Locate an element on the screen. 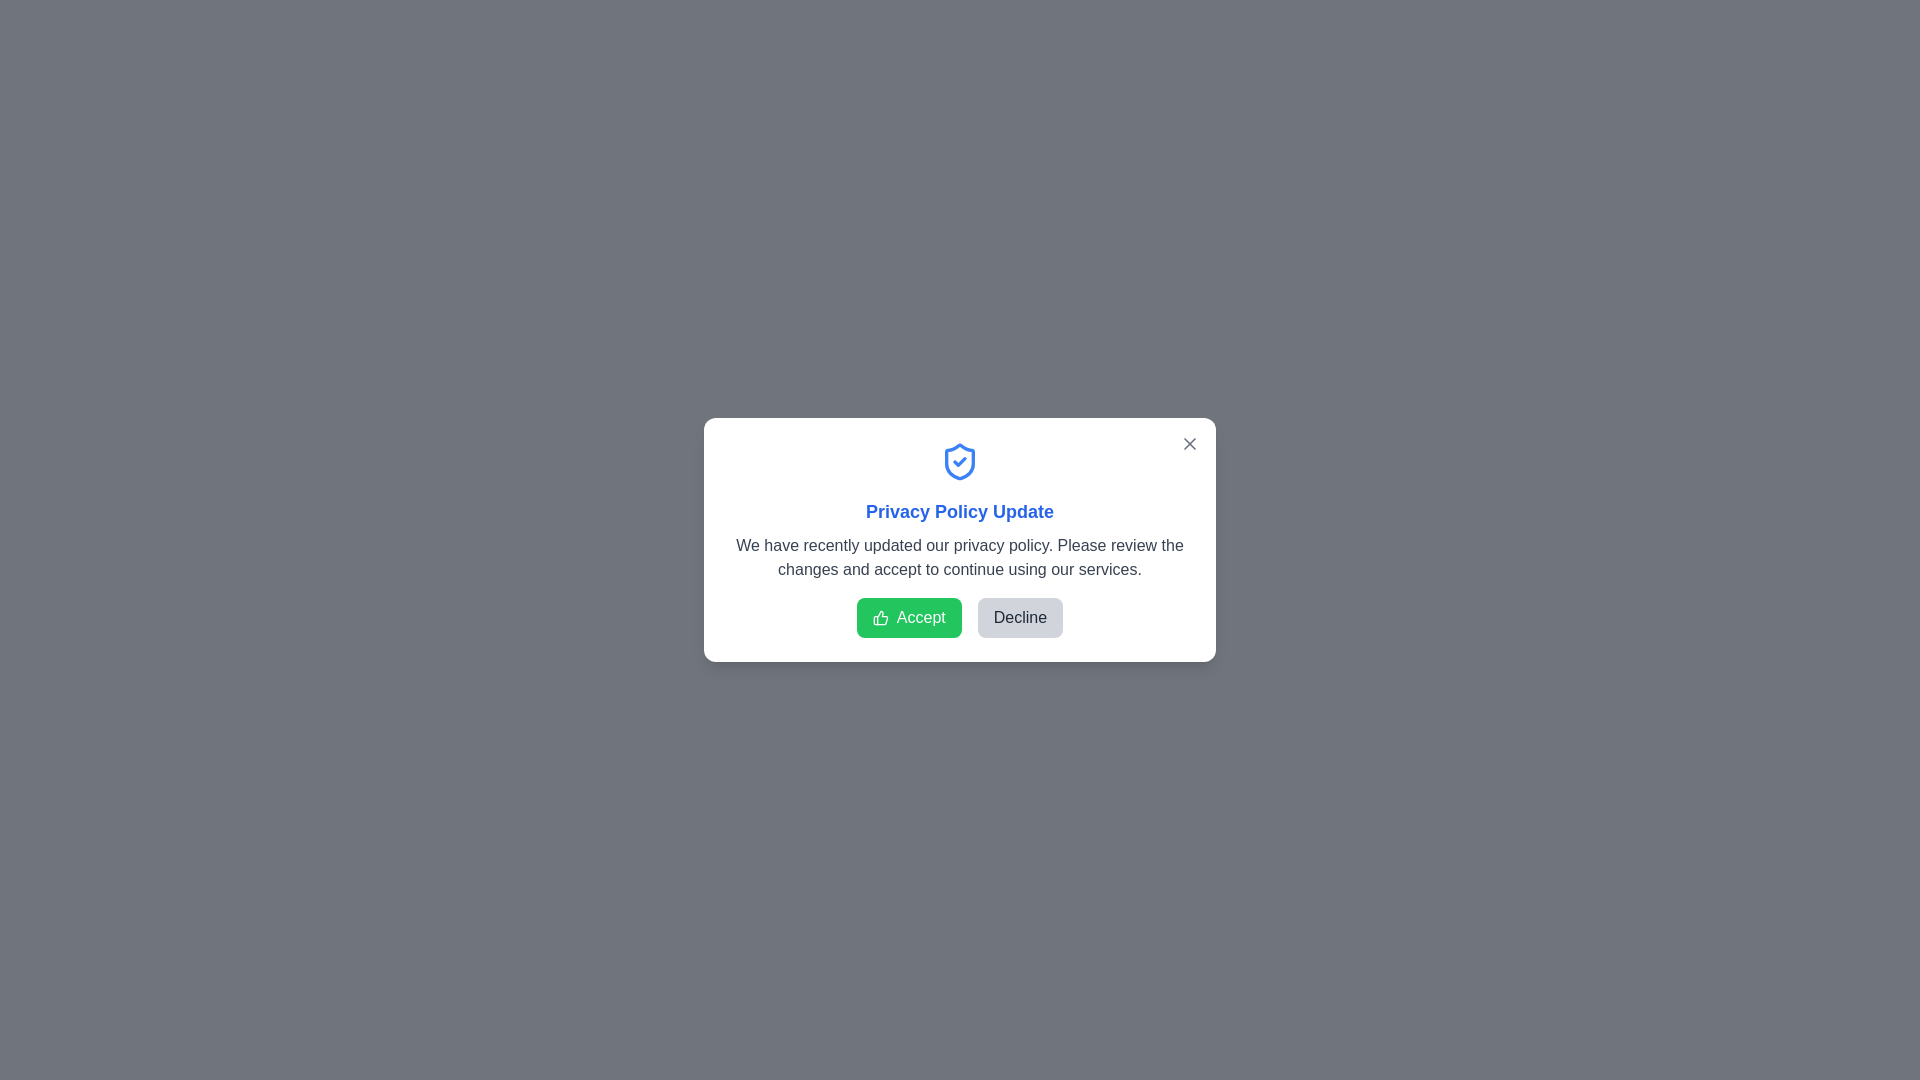 The image size is (1920, 1080). the close button (X) to close the dialog is located at coordinates (1190, 442).